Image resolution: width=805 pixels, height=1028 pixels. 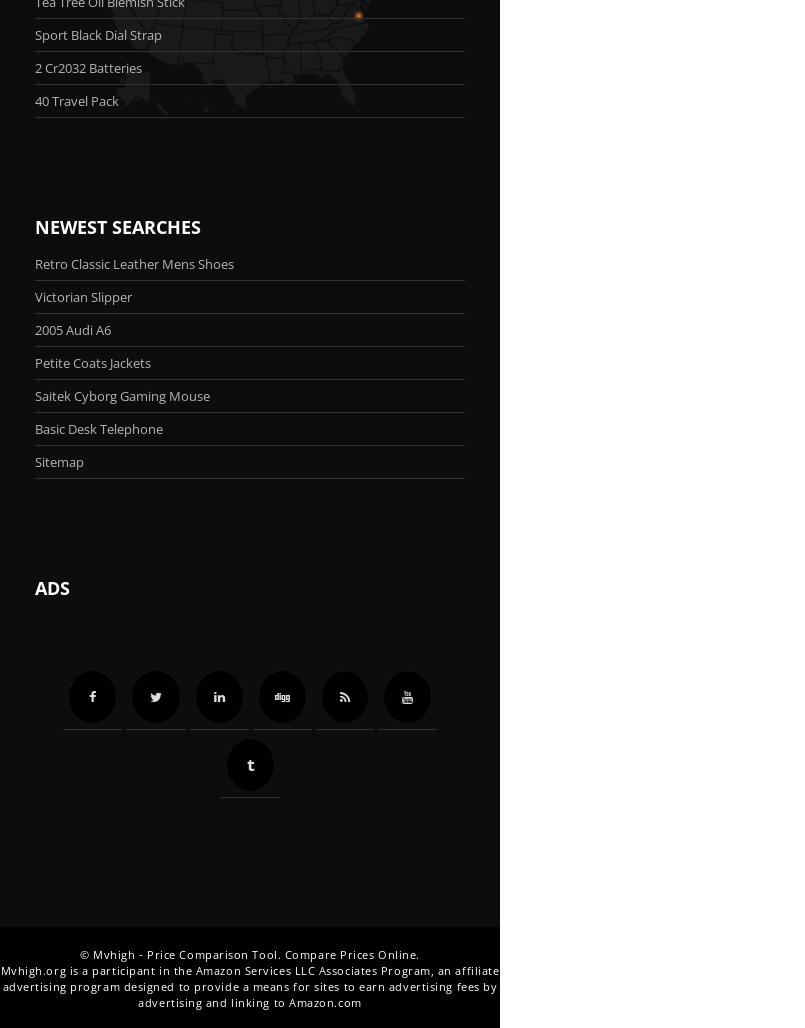 What do you see at coordinates (76, 99) in the screenshot?
I see `'40 Travel Pack'` at bounding box center [76, 99].